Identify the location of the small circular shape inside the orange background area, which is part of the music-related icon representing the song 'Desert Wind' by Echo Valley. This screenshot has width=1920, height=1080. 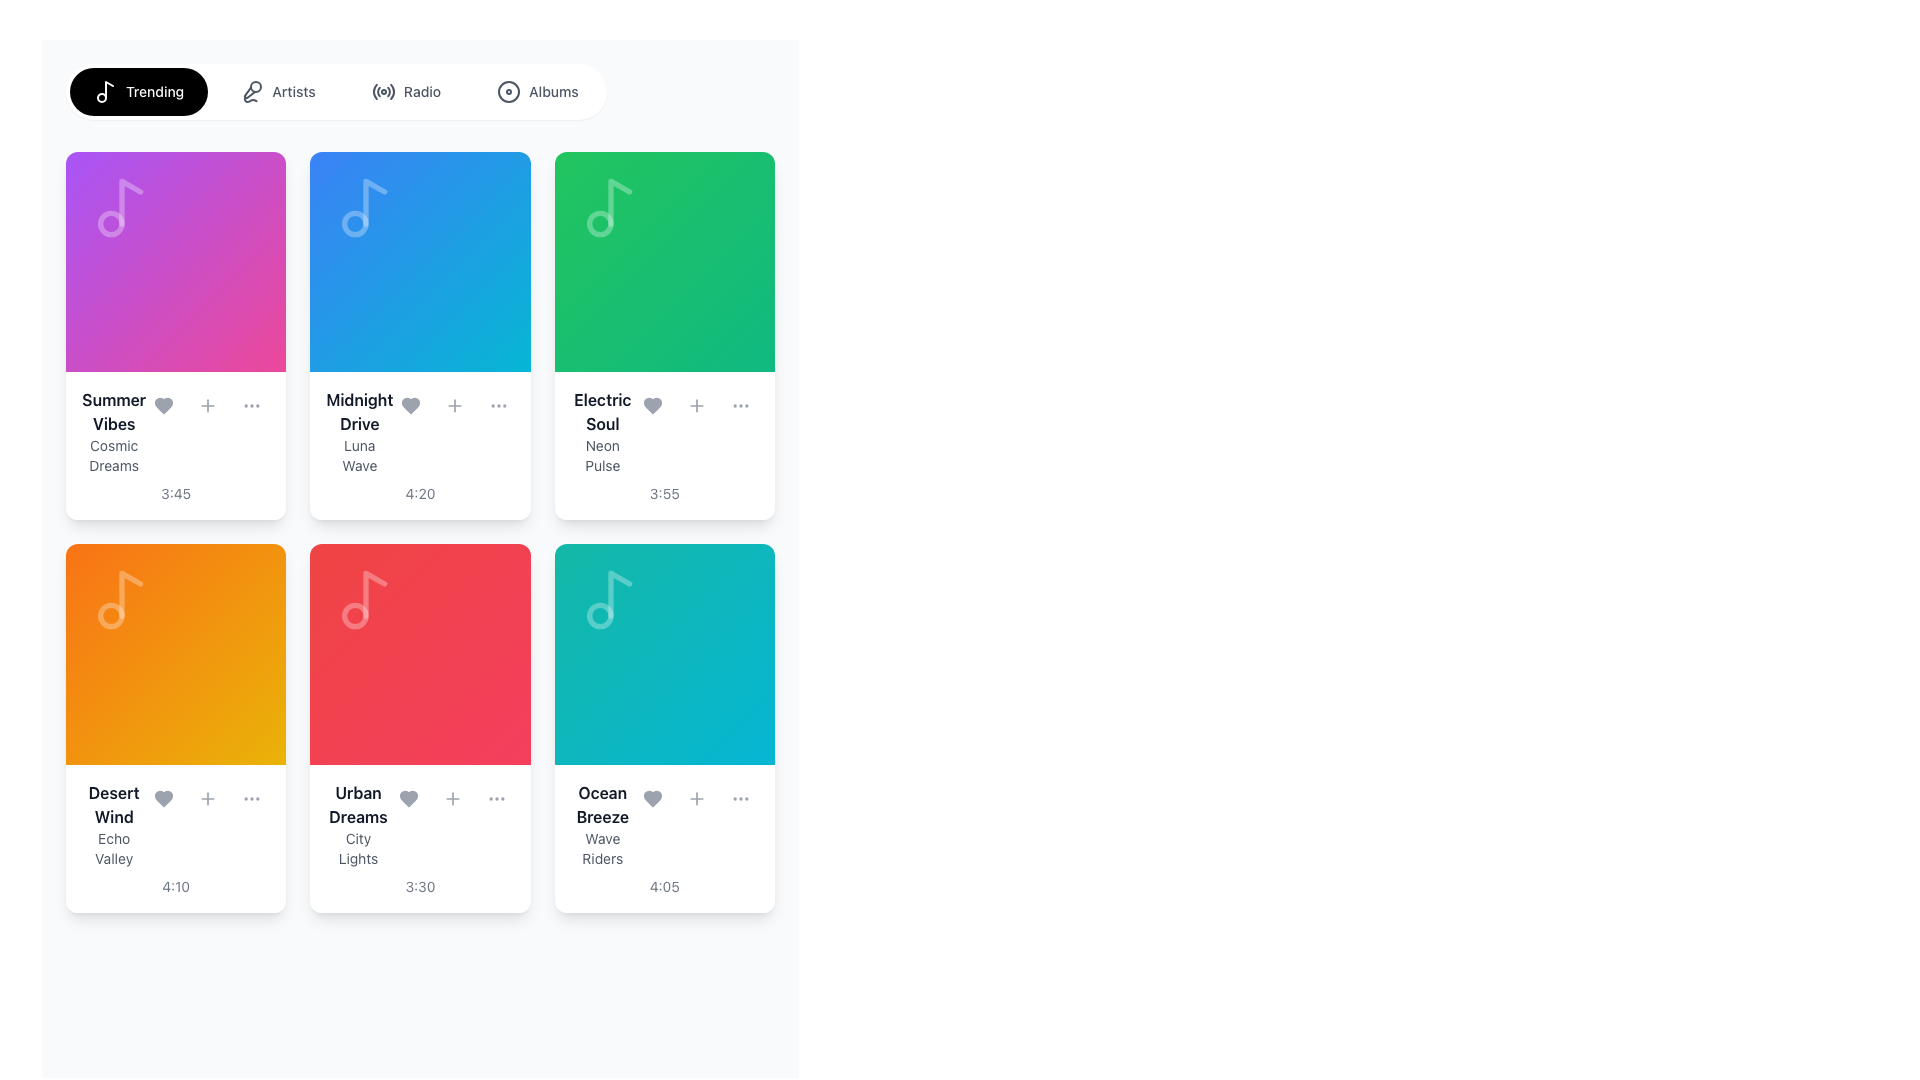
(110, 615).